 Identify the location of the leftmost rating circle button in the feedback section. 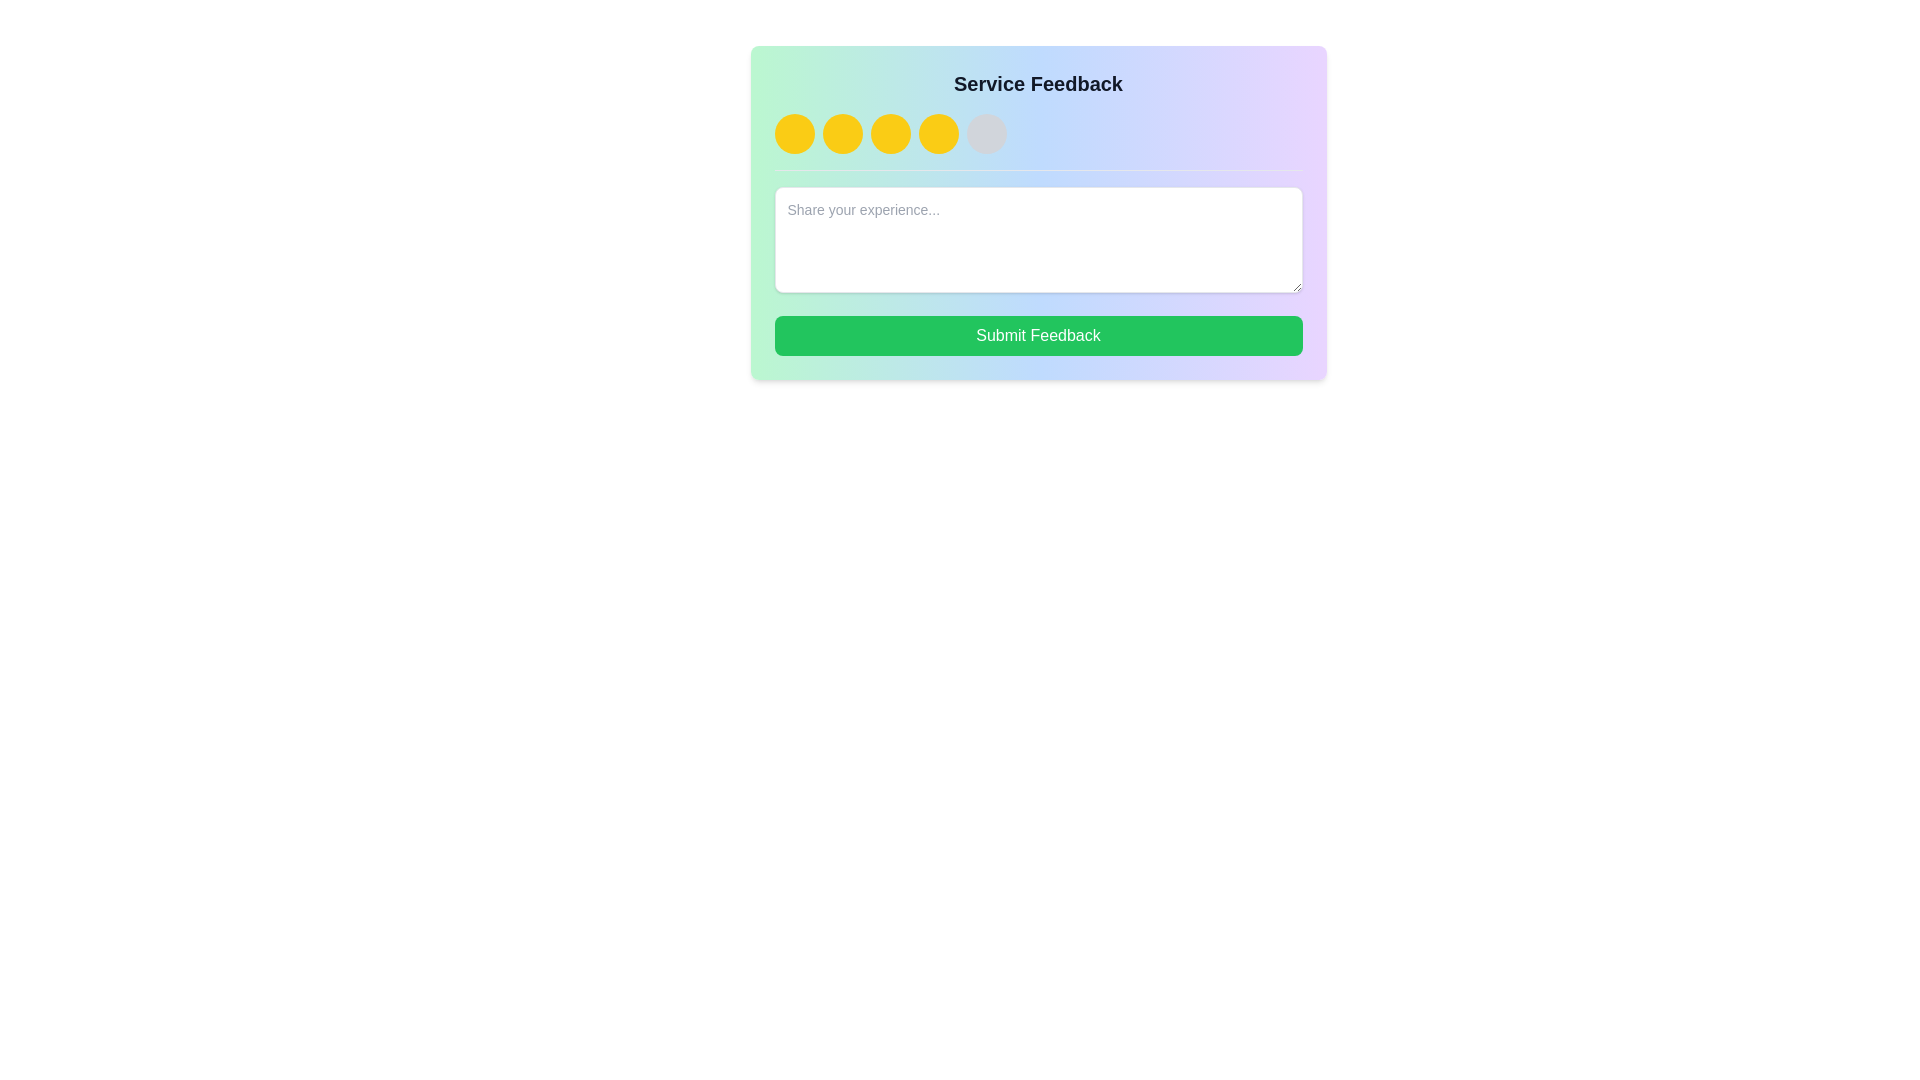
(793, 134).